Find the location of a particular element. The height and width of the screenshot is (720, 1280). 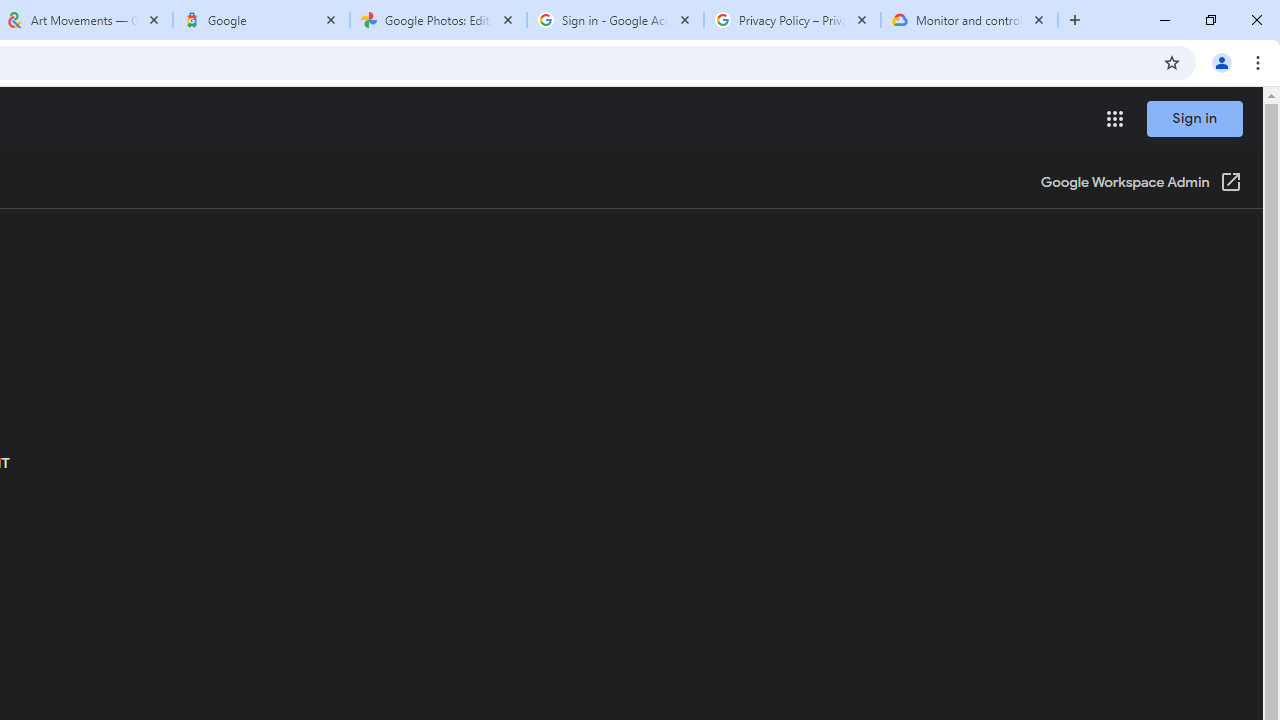

'Google Workspace Admin (Open in a new window)' is located at coordinates (1141, 183).